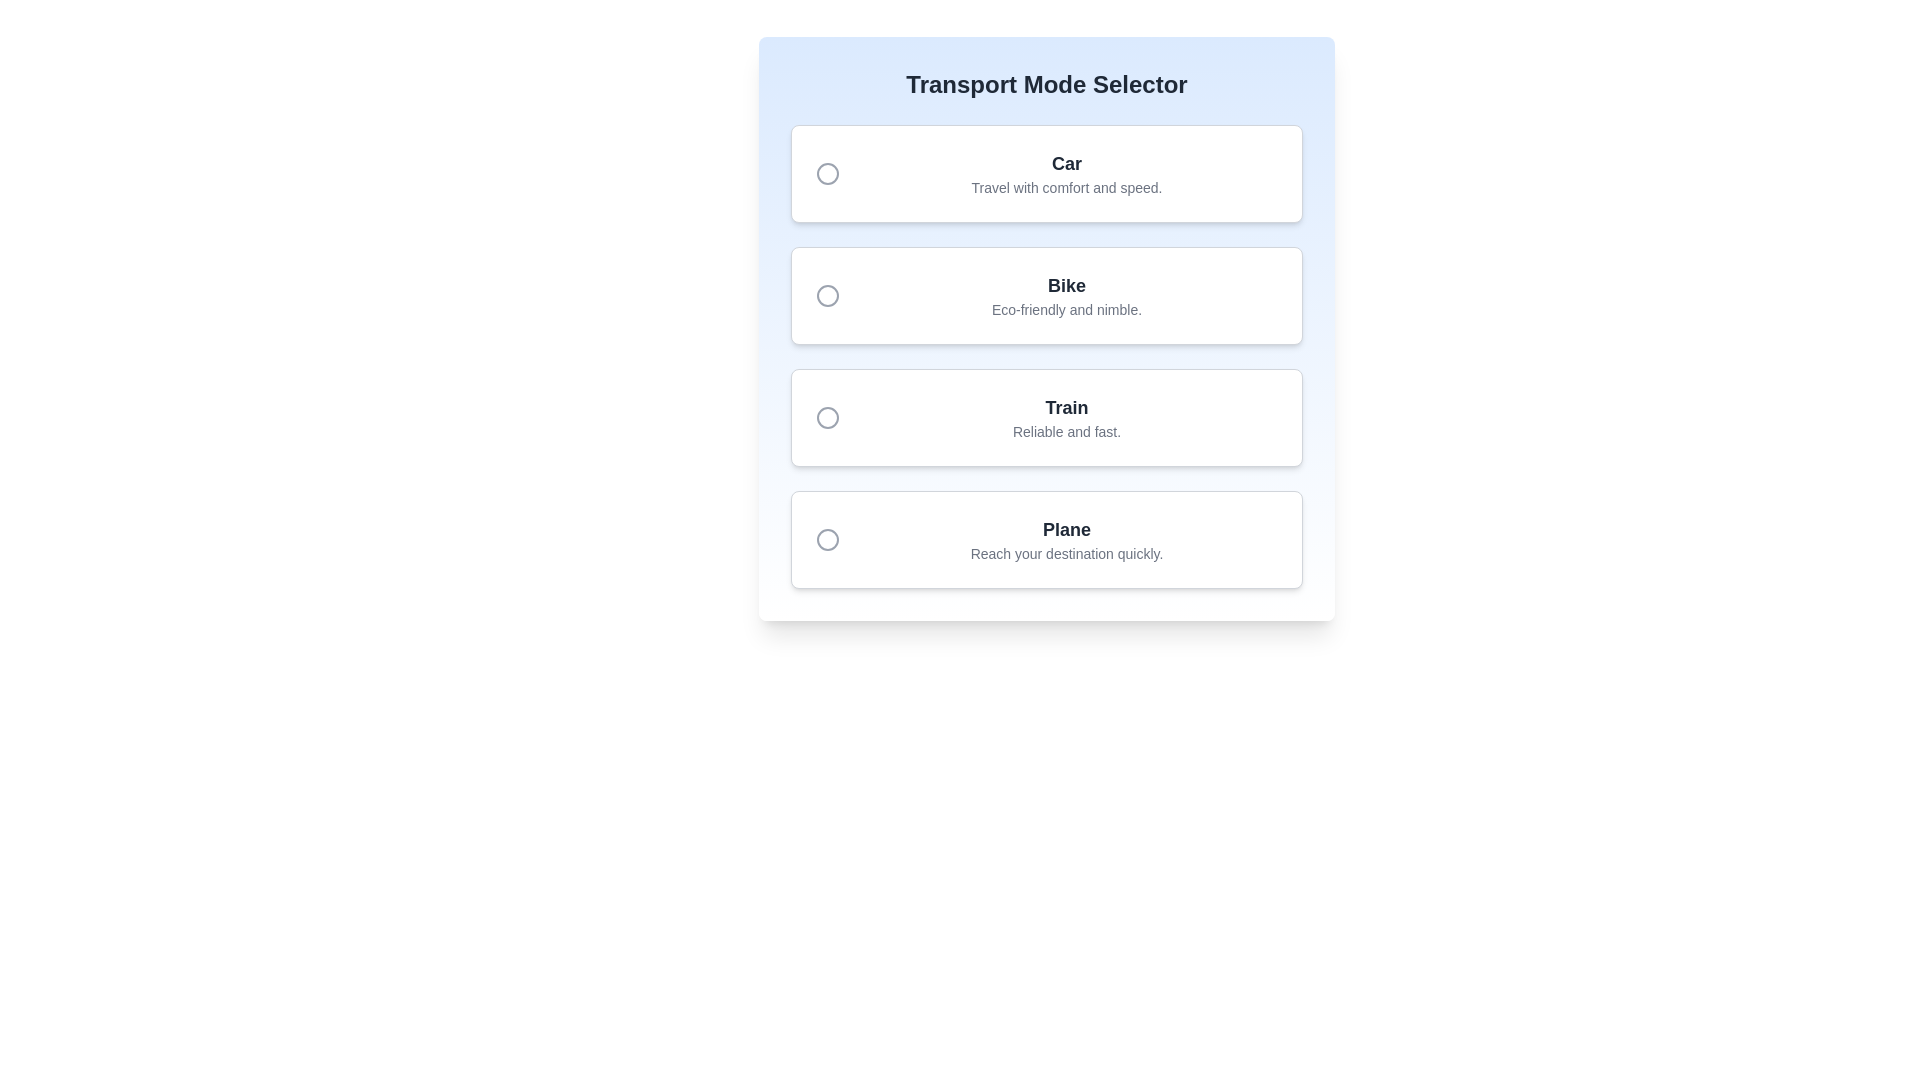 The height and width of the screenshot is (1080, 1920). What do you see at coordinates (1045, 356) in the screenshot?
I see `one of the options within the Transport Mode Selector radio button group, which includes Car, Bike, Train, and Plane` at bounding box center [1045, 356].